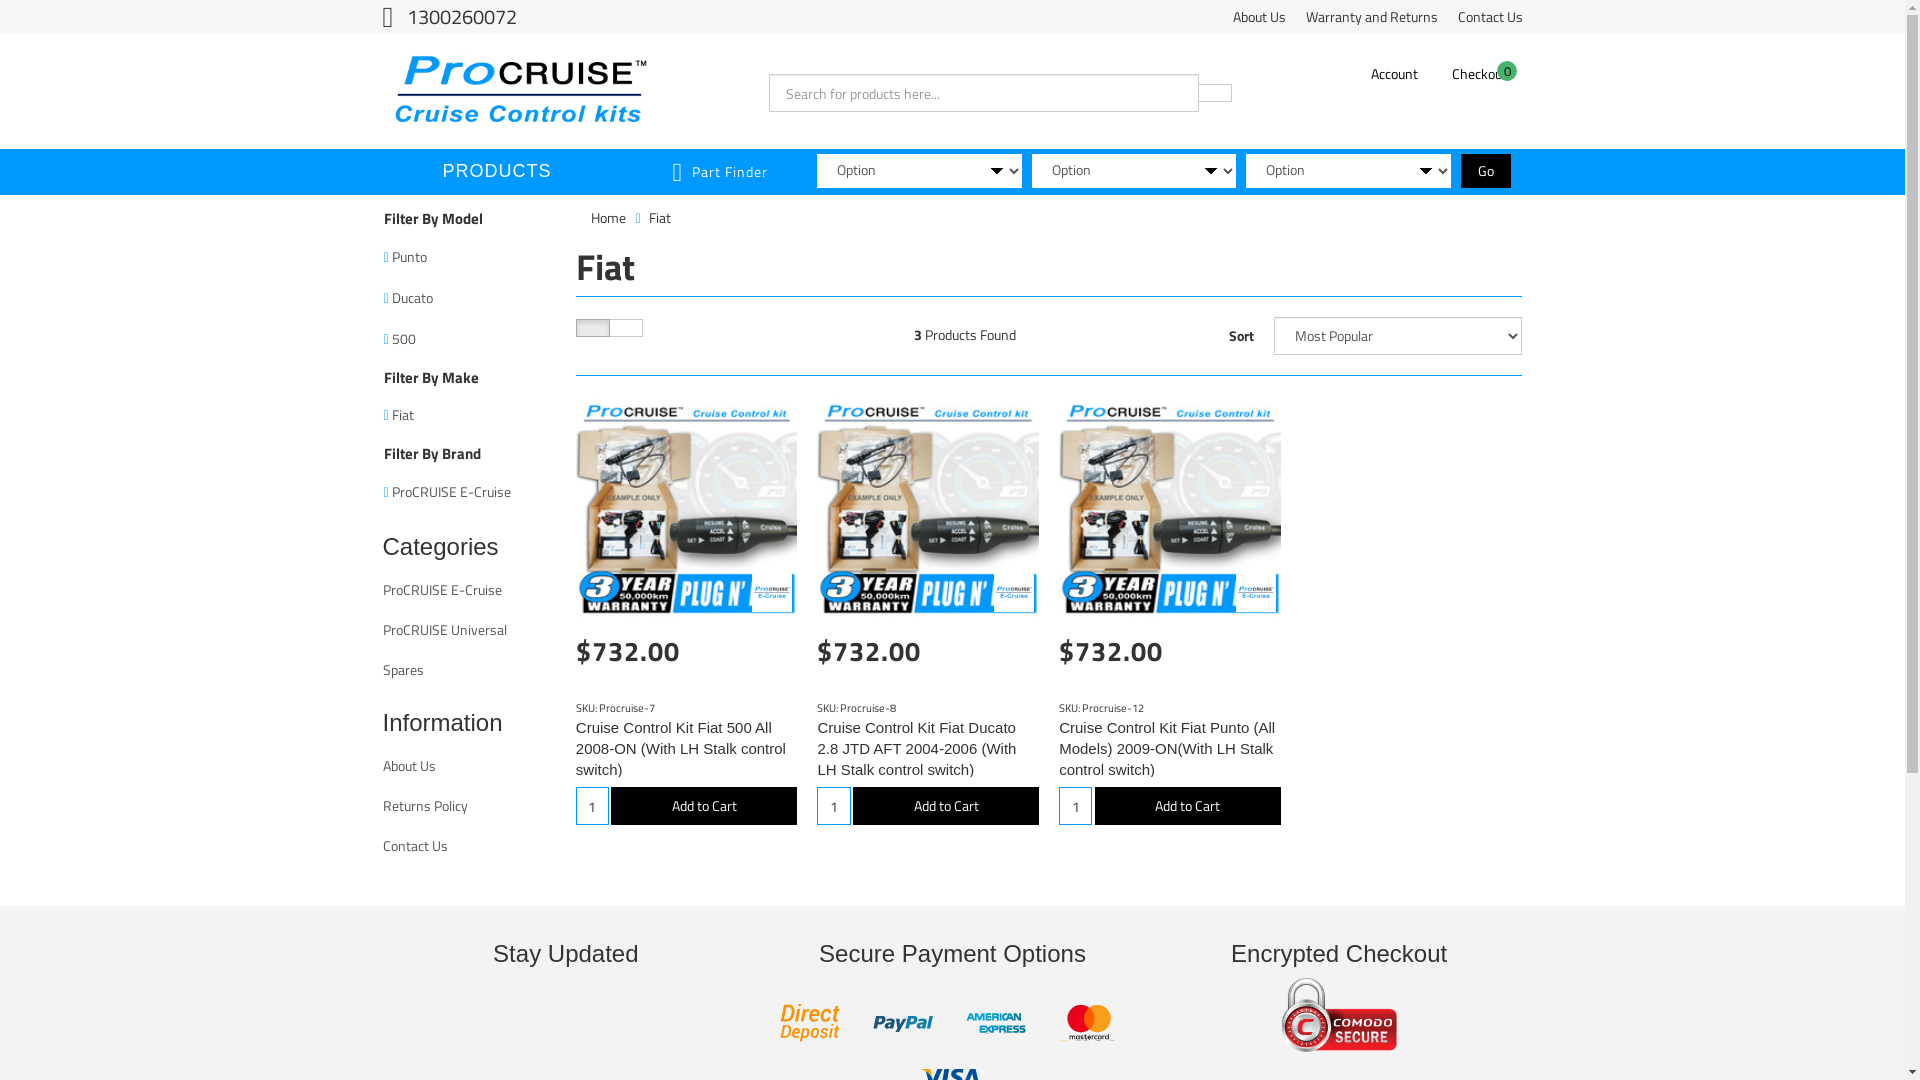 The image size is (1920, 1080). I want to click on 'Add to Cart', so click(1188, 805).